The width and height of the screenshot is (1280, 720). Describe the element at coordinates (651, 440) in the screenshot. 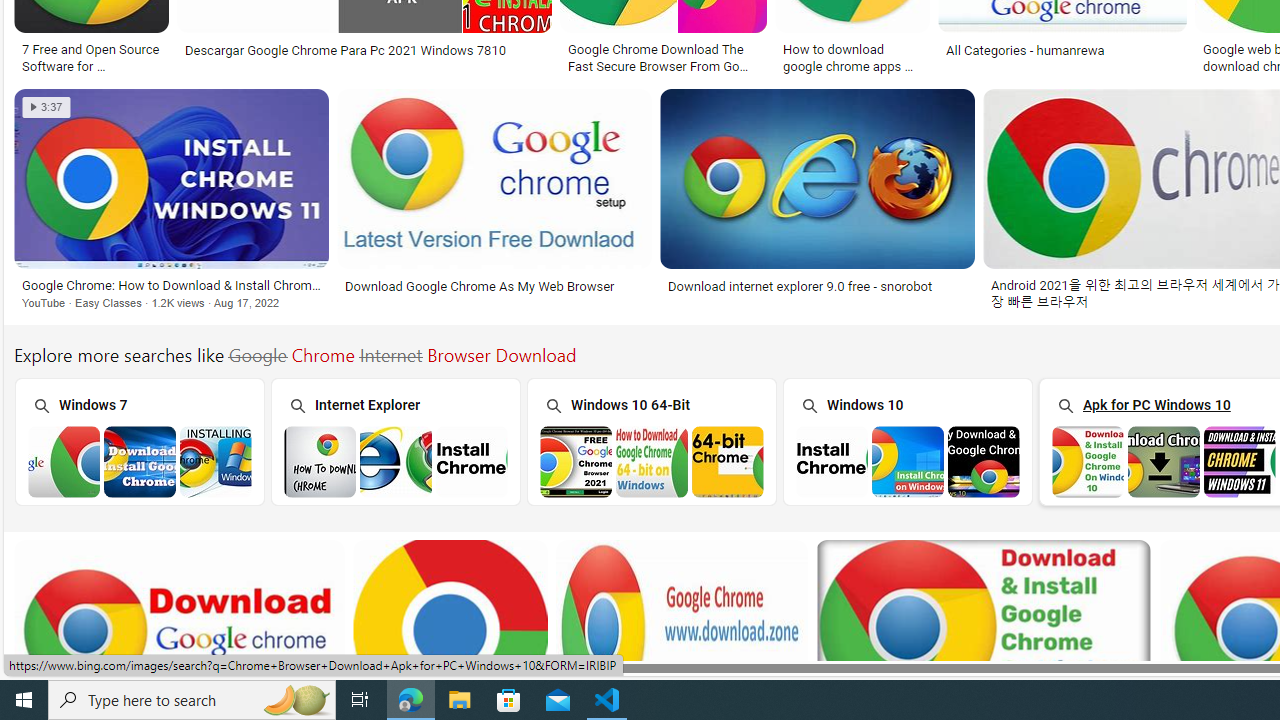

I see `'Chrome Browser Download Windows 10 64-Bit Windows 10 64-Bit'` at that location.